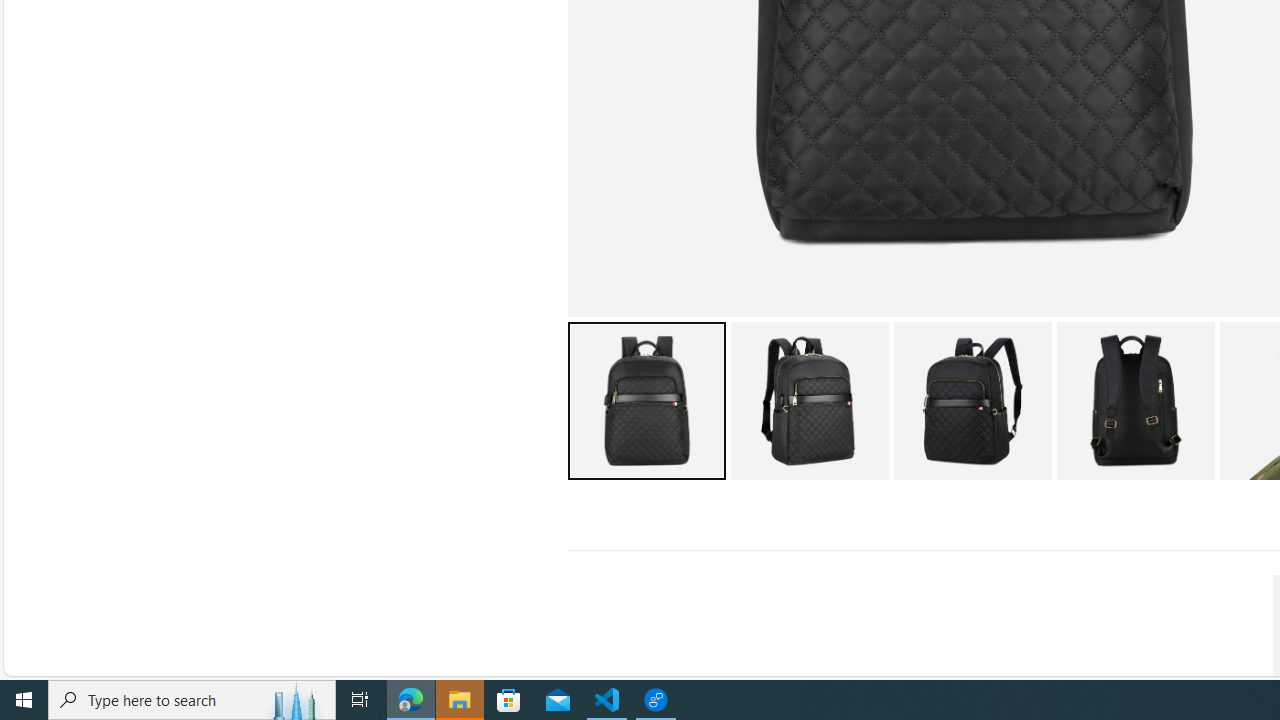 This screenshot has width=1280, height=720. Describe the element at coordinates (294, 698) in the screenshot. I see `'Search highlights icon opens search home window'` at that location.